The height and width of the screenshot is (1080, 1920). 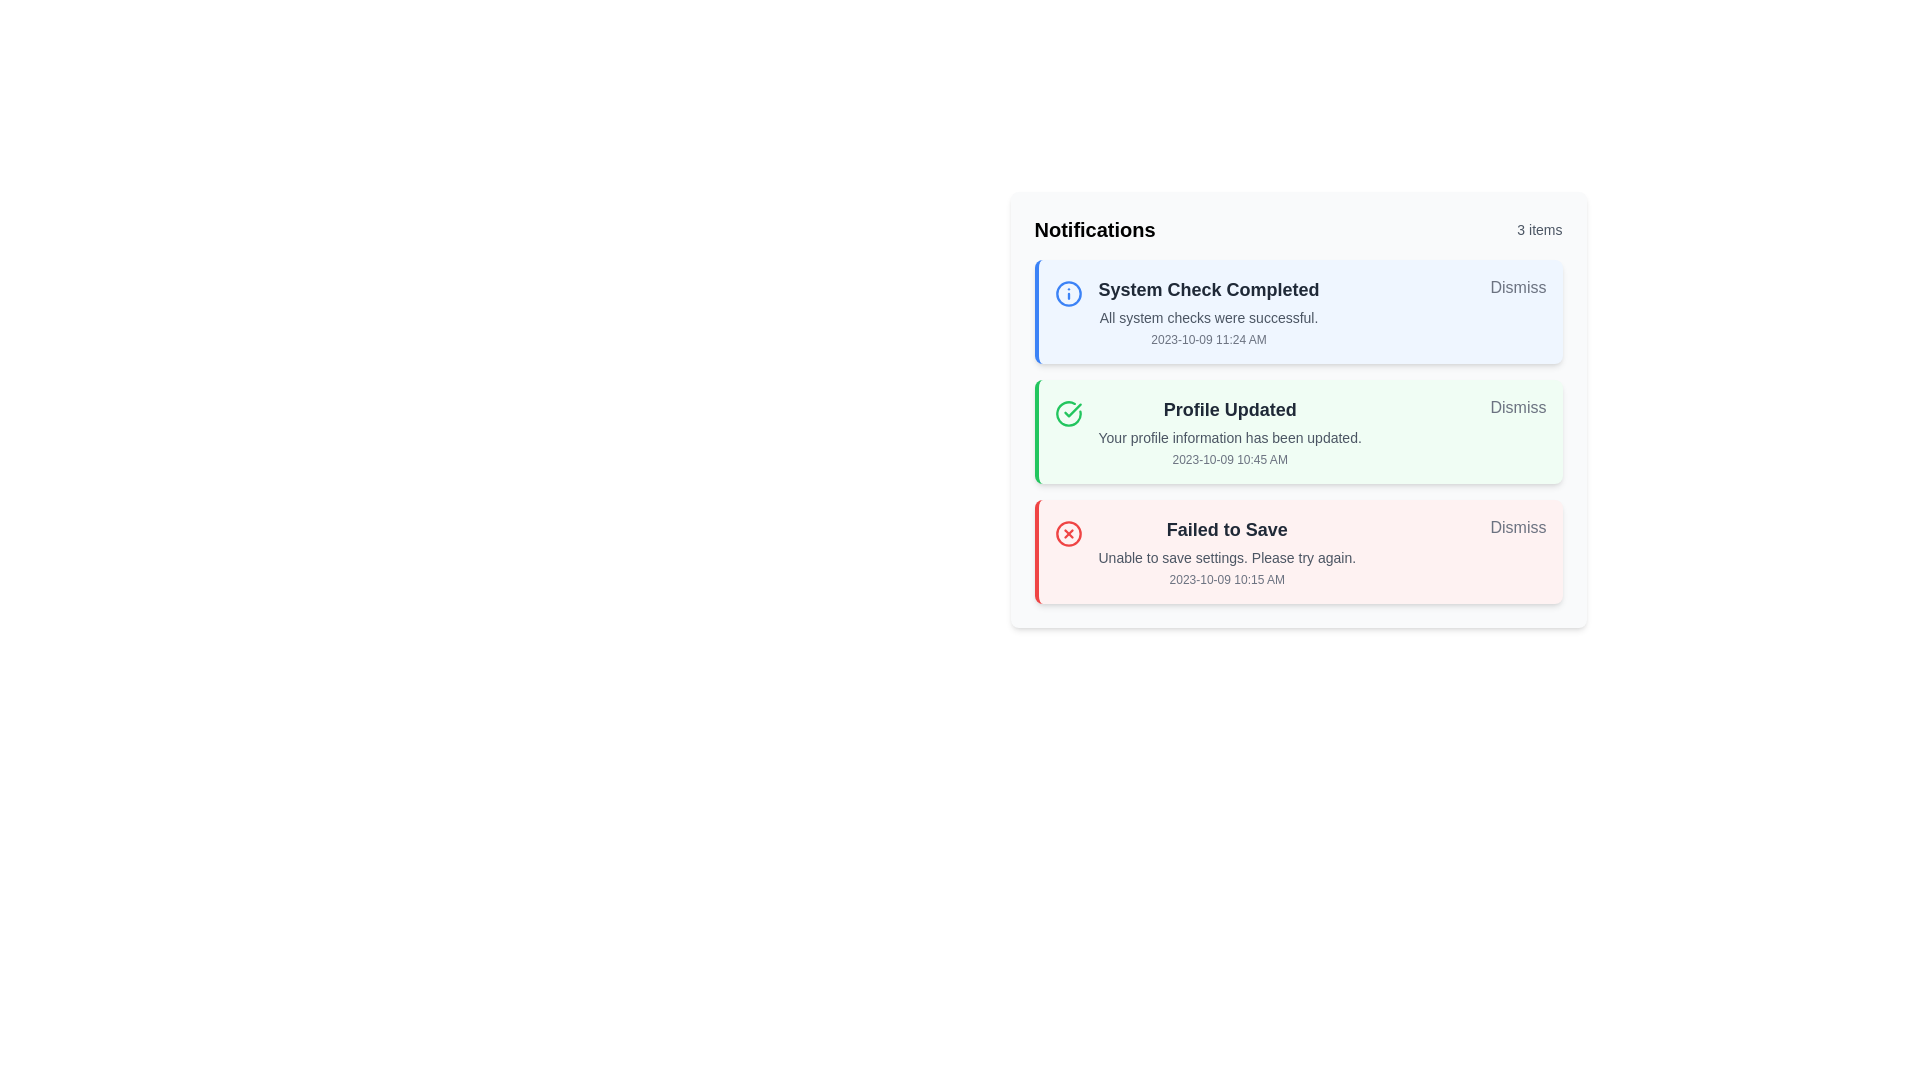 I want to click on the text label element displaying the timestamp '2023-10-09 10:45 AM', which is located below the 'Profile Updated' notification message, so click(x=1229, y=459).